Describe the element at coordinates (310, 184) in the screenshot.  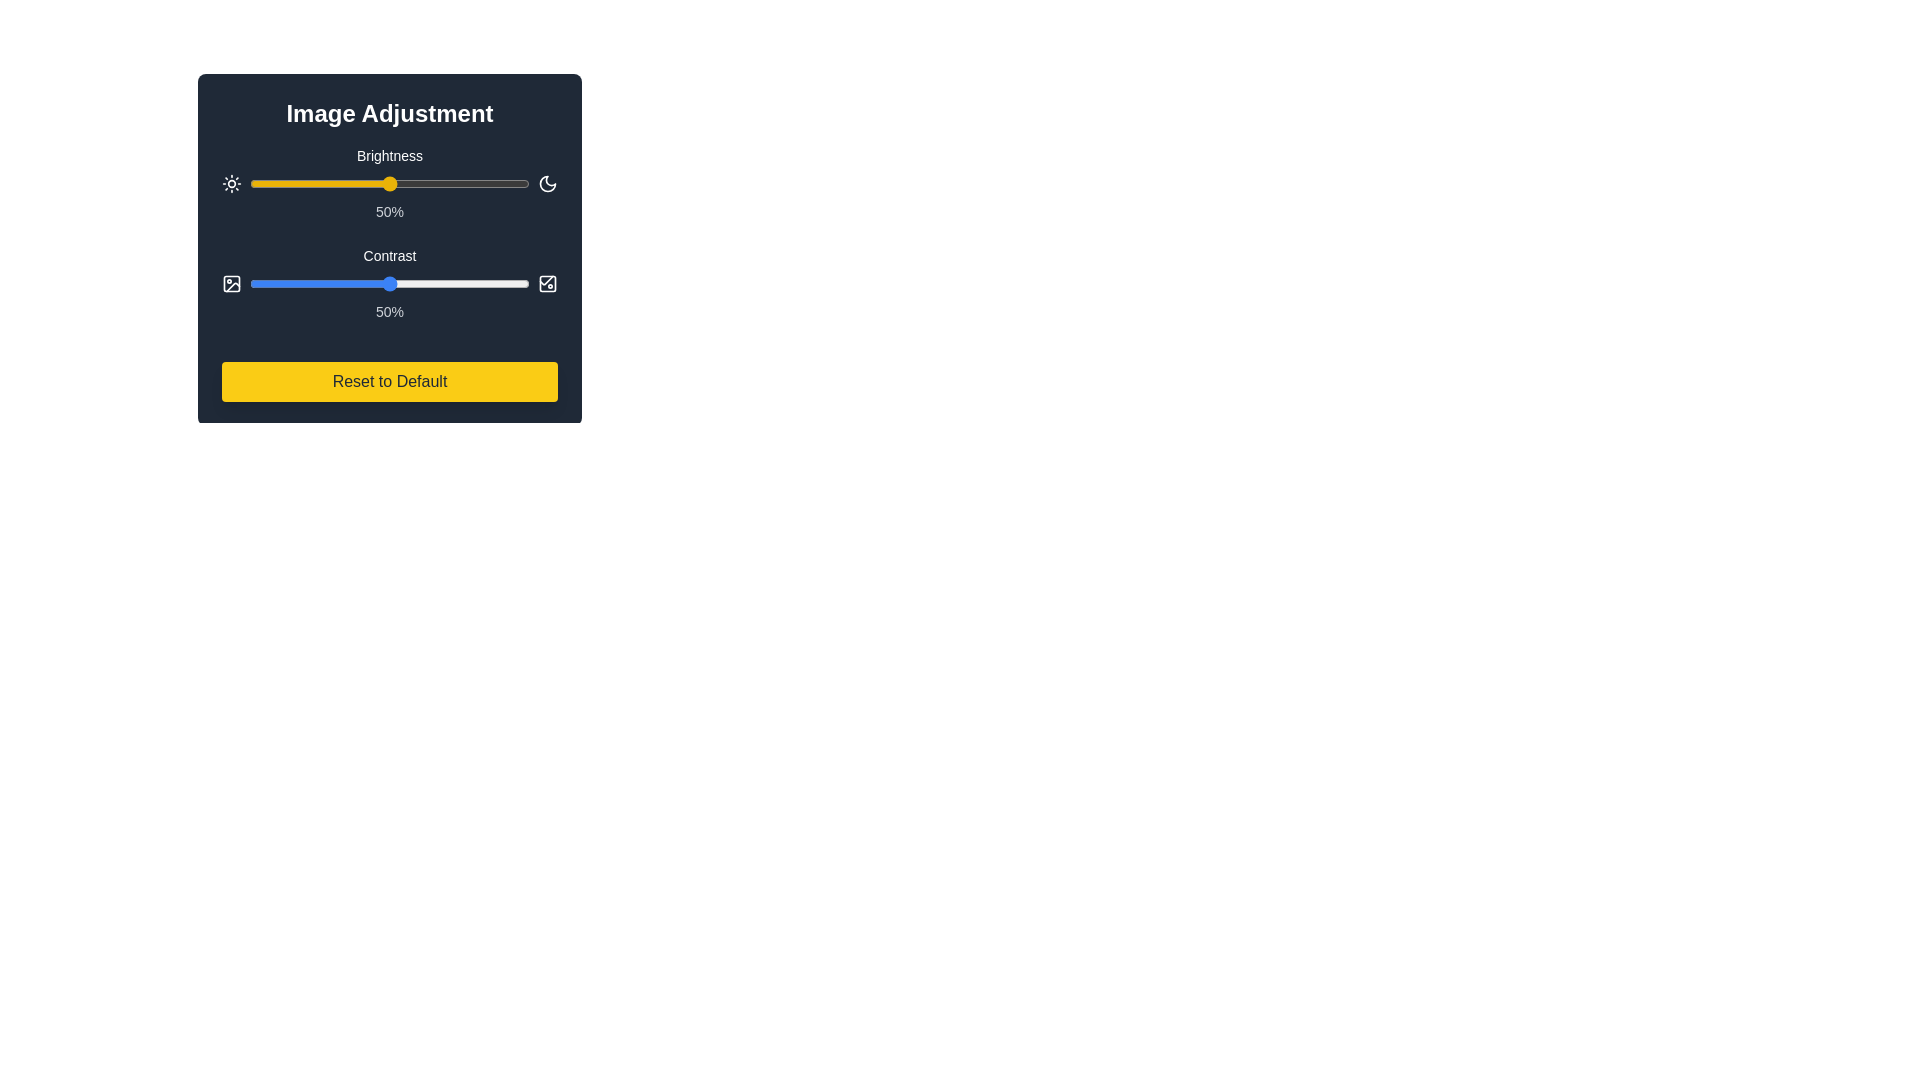
I see `brightness` at that location.